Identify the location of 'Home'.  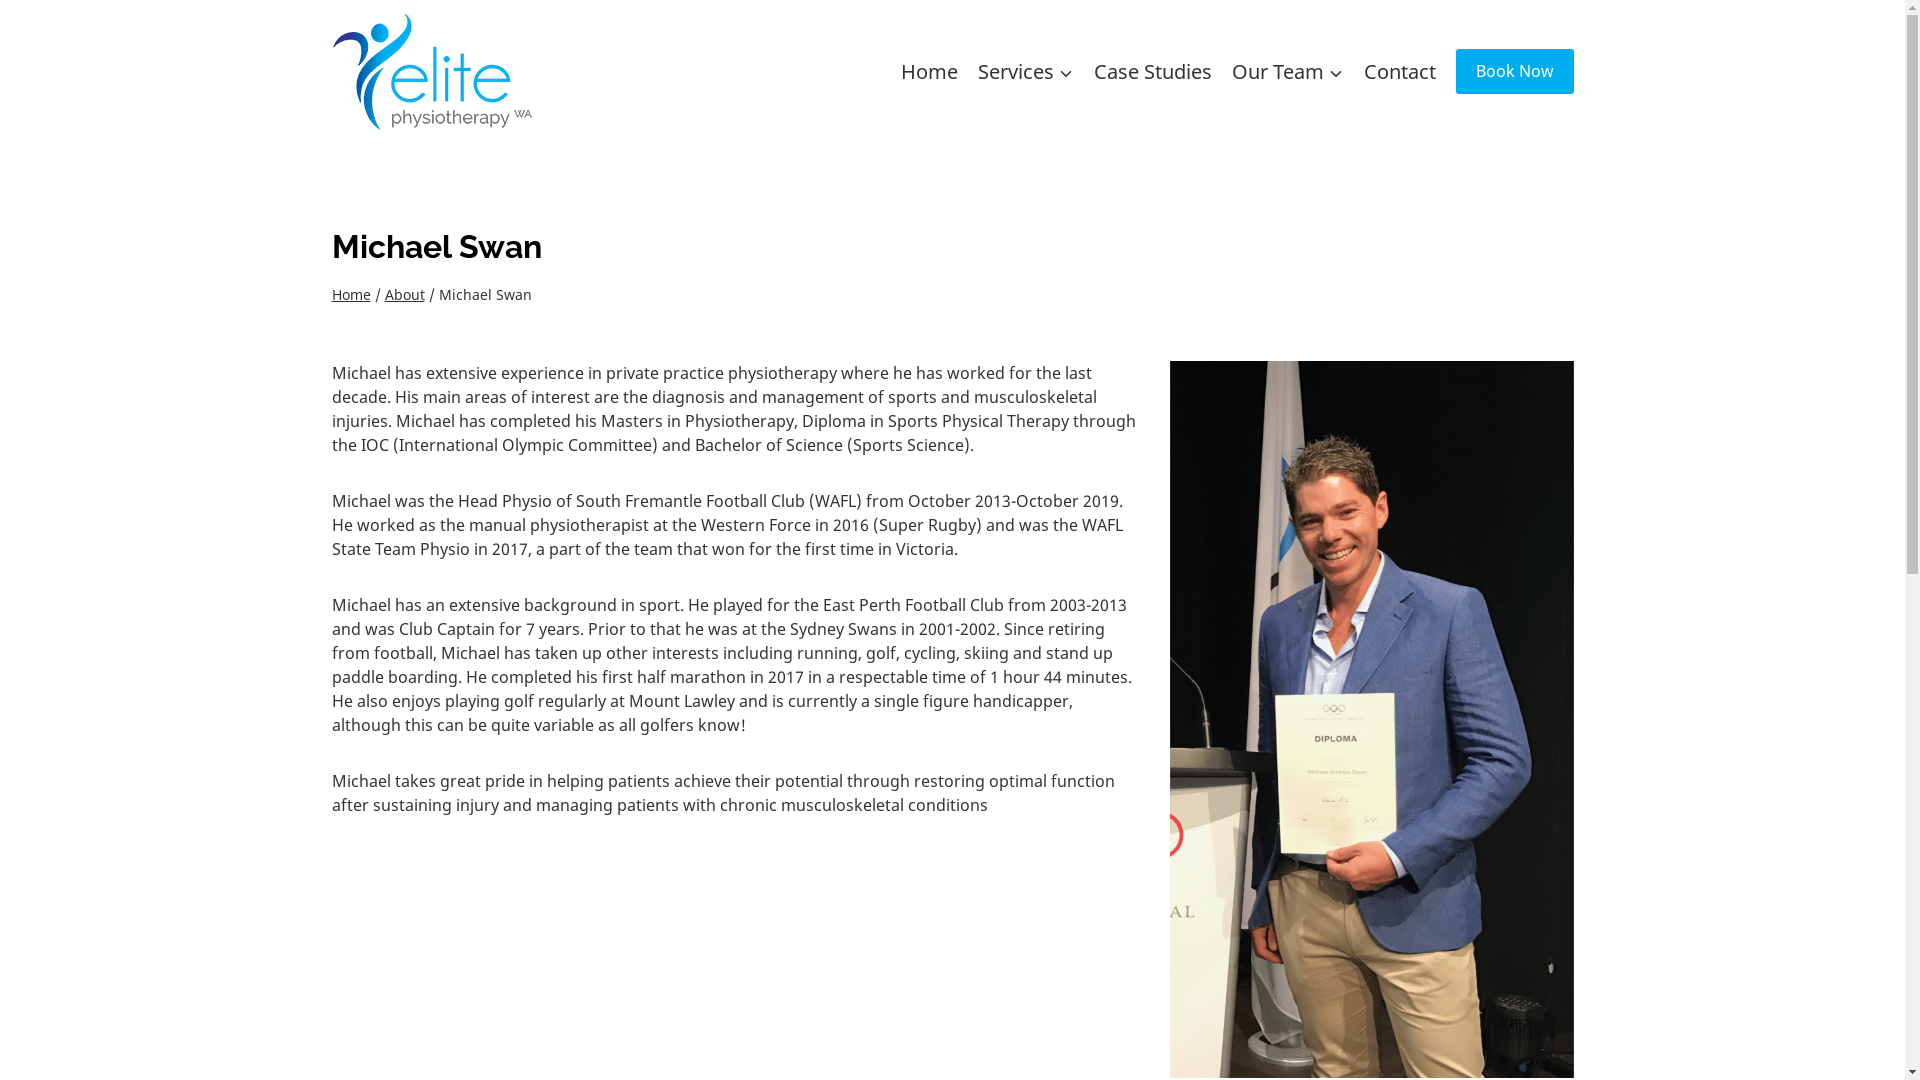
(927, 69).